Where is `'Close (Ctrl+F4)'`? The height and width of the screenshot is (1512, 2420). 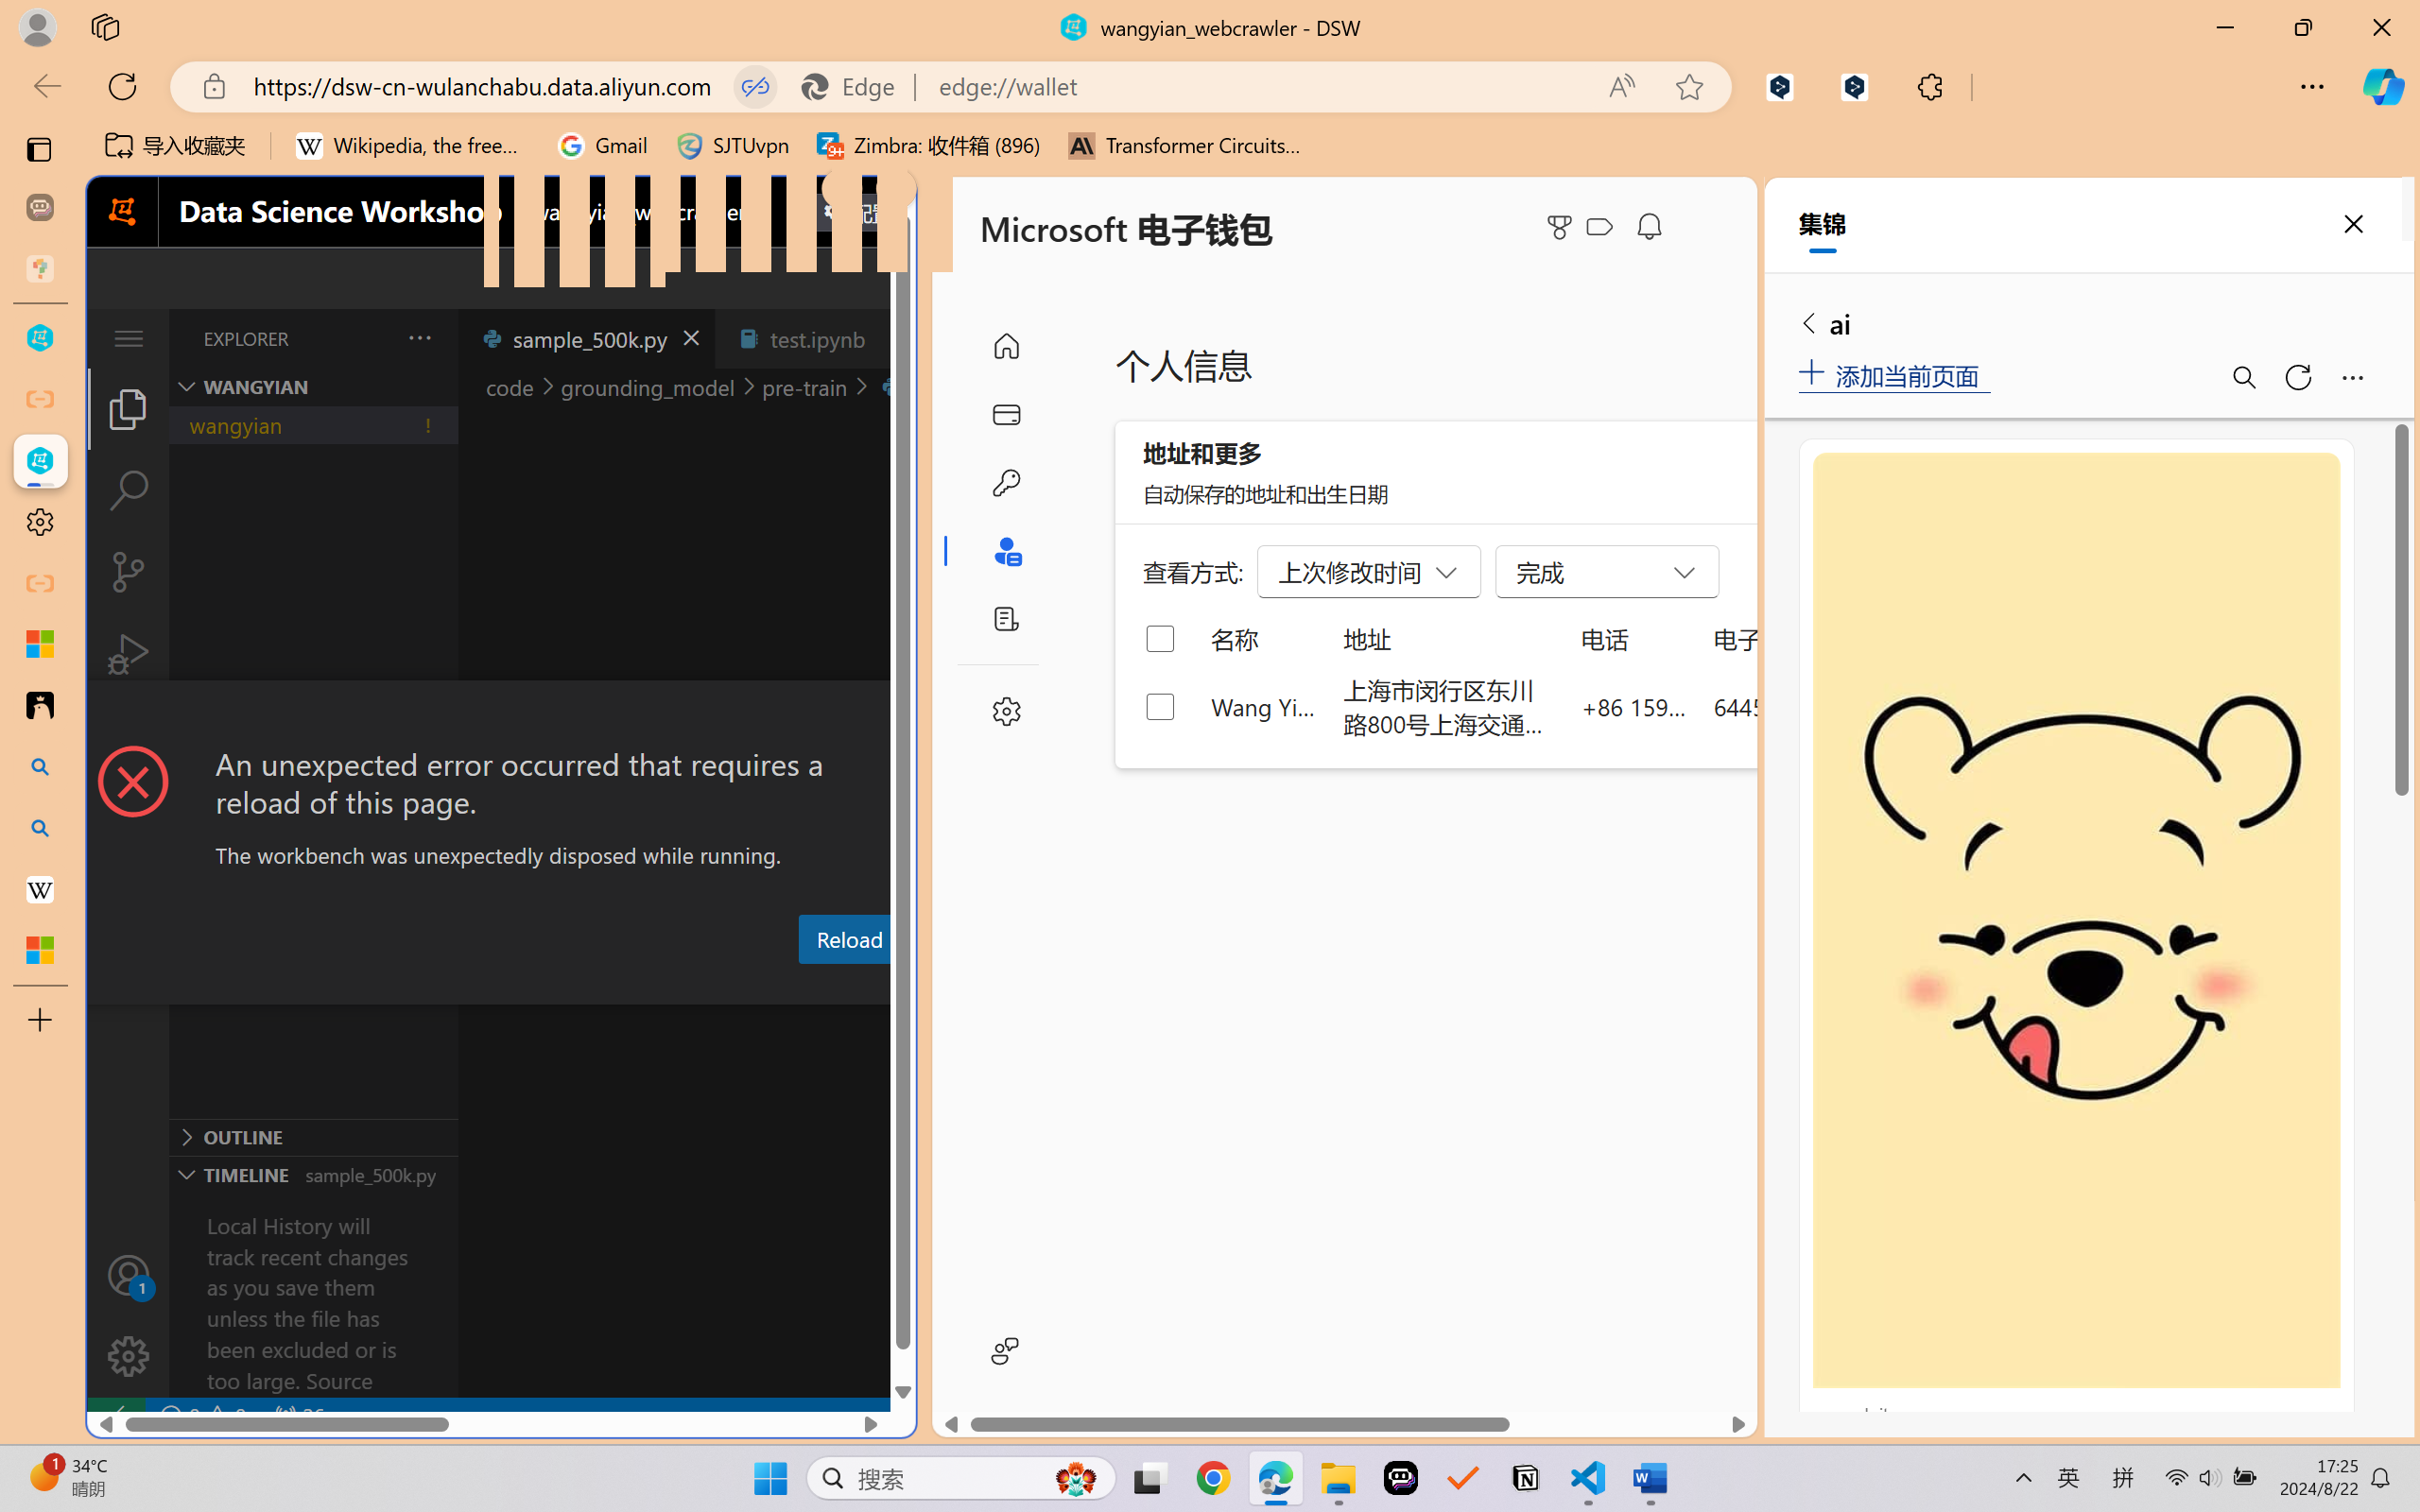
'Close (Ctrl+F4)' is located at coordinates (892, 337).